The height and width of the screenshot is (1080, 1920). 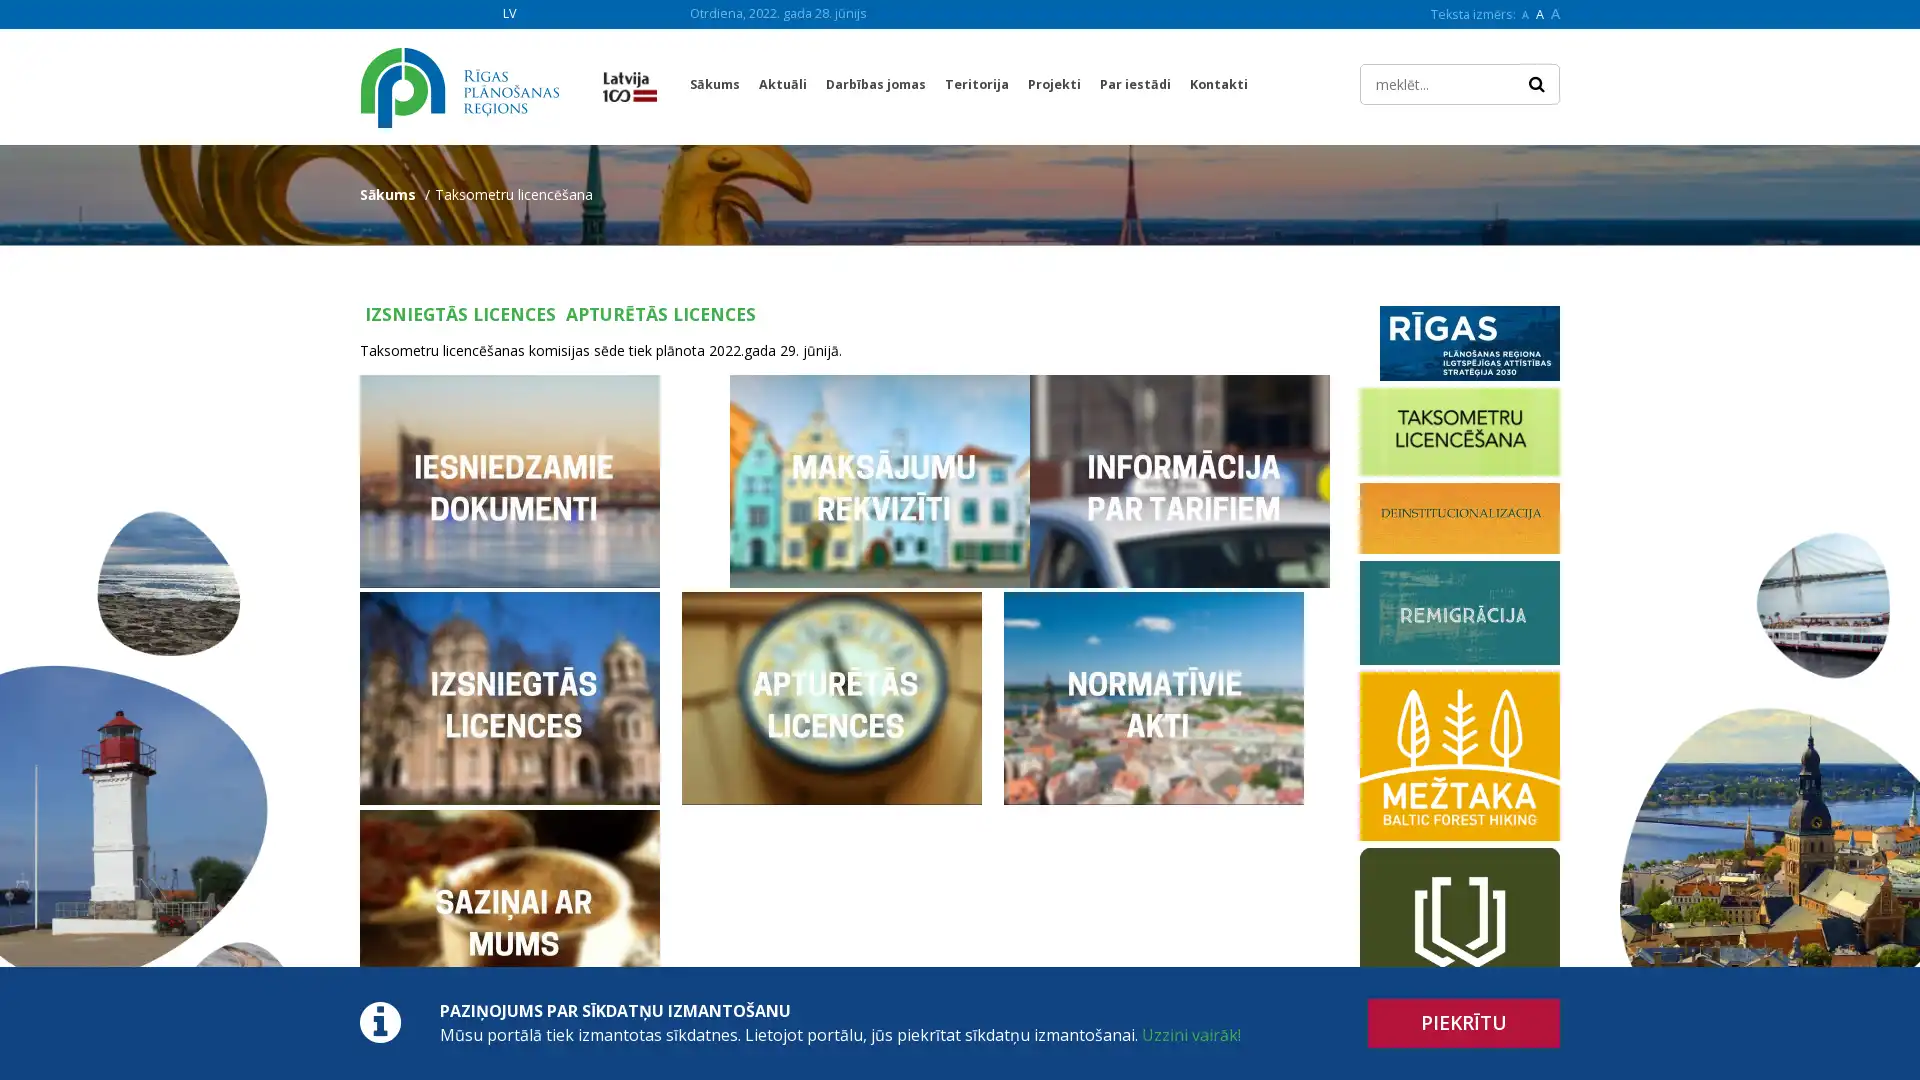 What do you see at coordinates (1464, 1023) in the screenshot?
I see `PIEKRITU` at bounding box center [1464, 1023].